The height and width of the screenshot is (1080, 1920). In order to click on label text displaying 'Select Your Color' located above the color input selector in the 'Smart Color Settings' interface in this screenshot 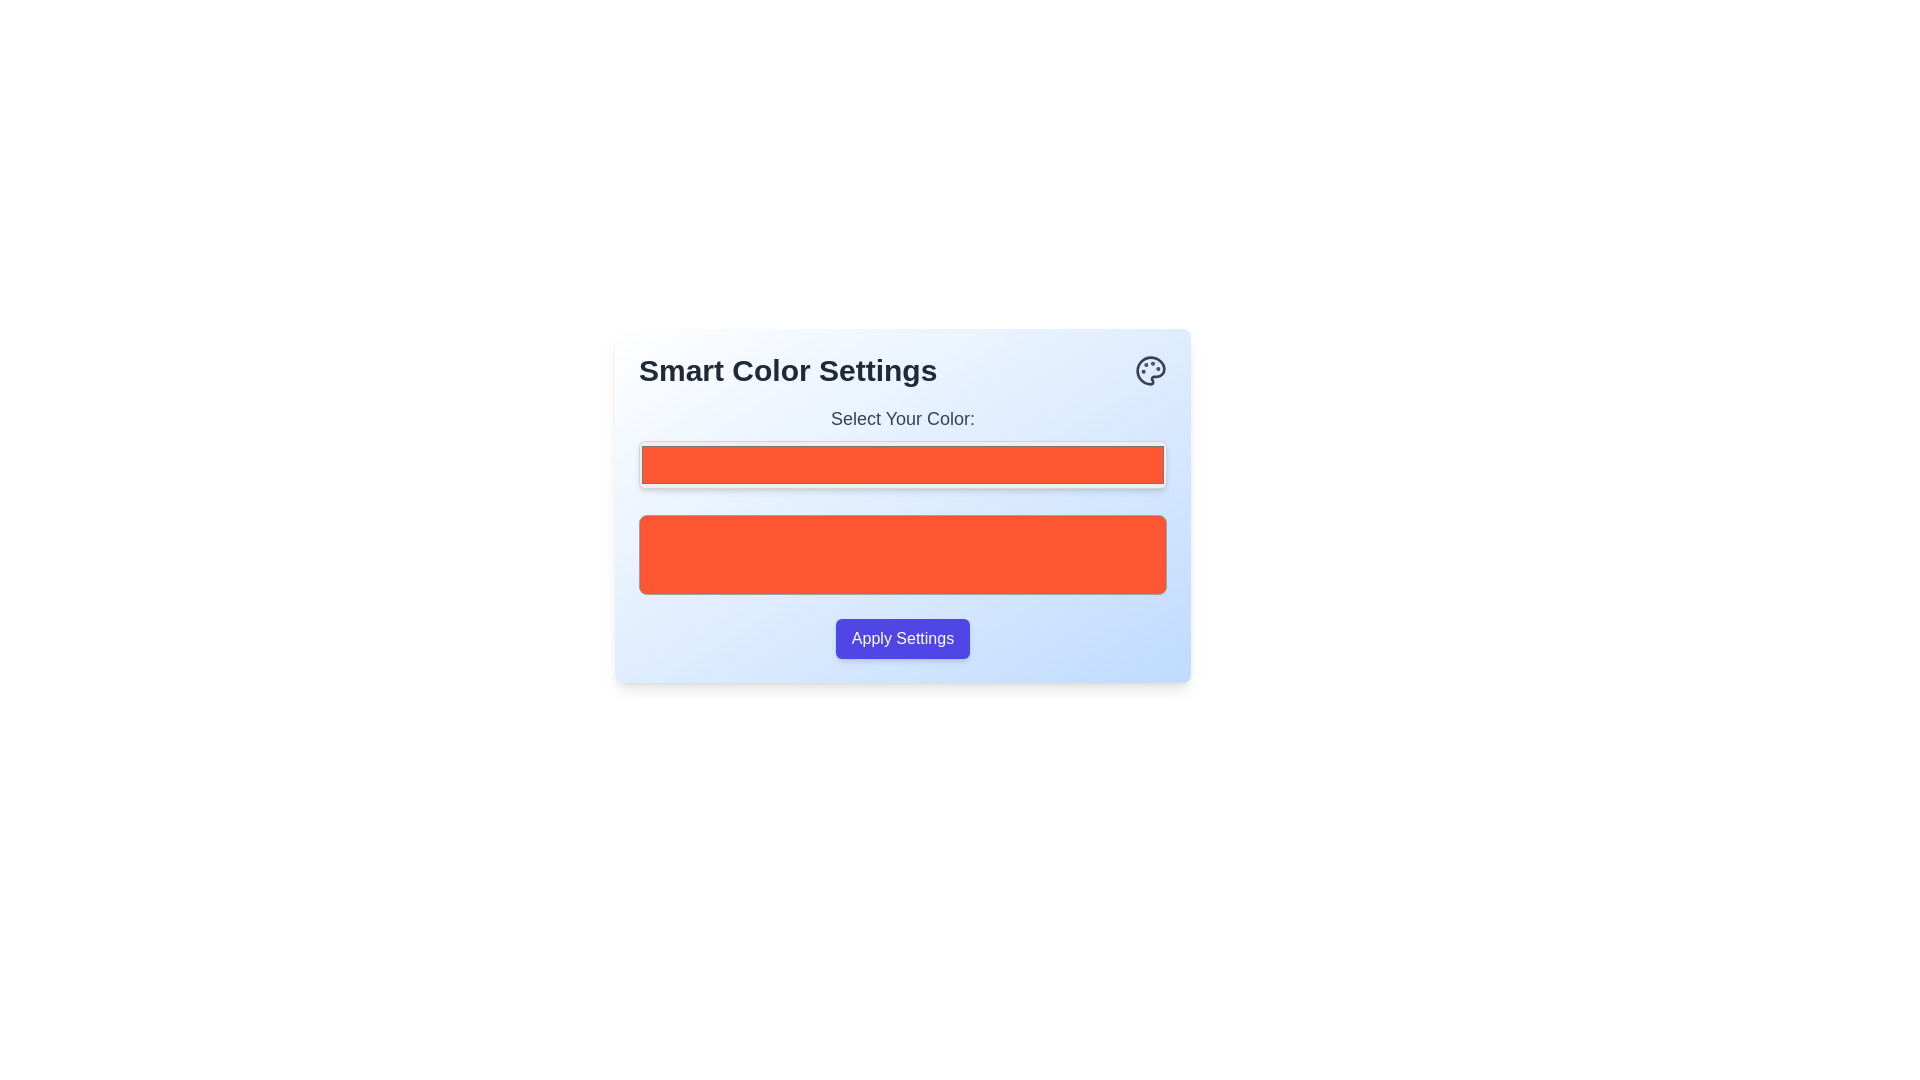, I will do `click(901, 446)`.